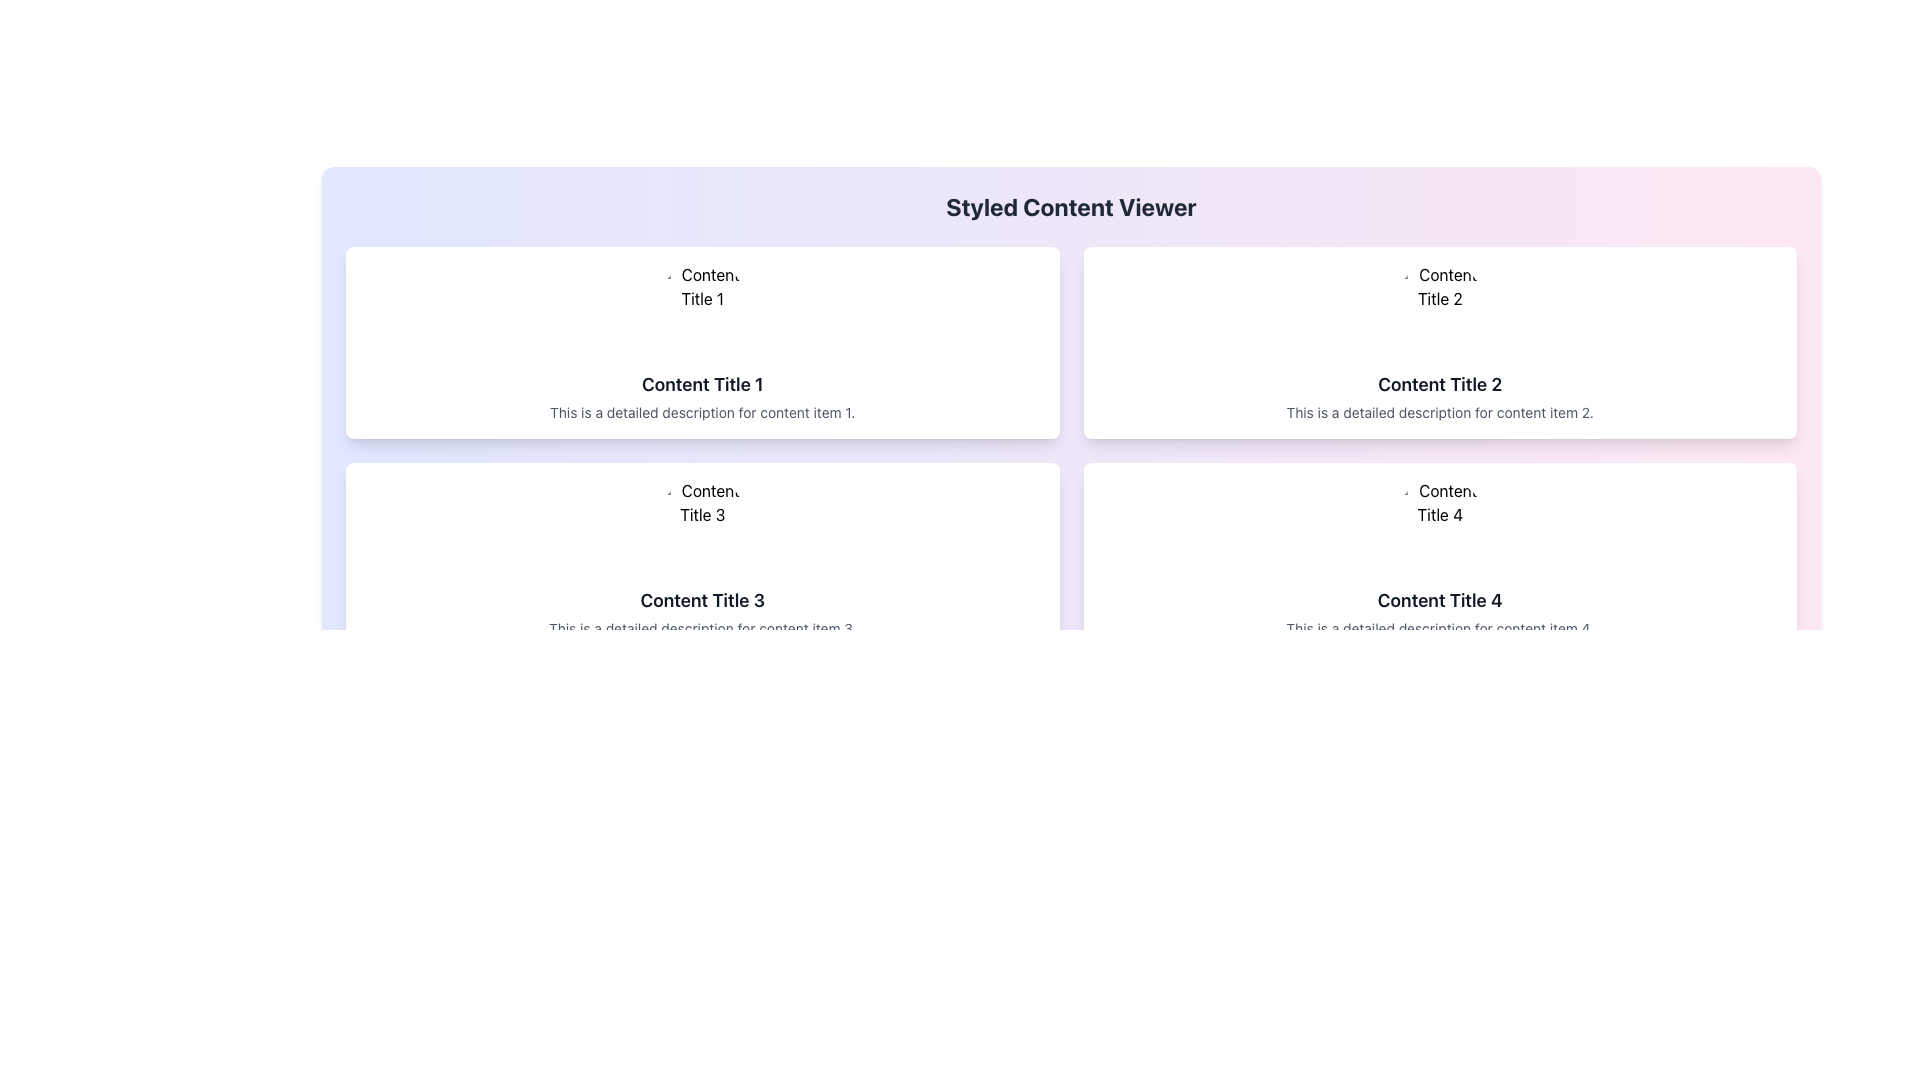 Image resolution: width=1920 pixels, height=1080 pixels. Describe the element at coordinates (702, 627) in the screenshot. I see `the text label that reads 'This is a detailed description for content item 3.' which is styled in gray and positioned directly under 'Content Title 3'` at that location.